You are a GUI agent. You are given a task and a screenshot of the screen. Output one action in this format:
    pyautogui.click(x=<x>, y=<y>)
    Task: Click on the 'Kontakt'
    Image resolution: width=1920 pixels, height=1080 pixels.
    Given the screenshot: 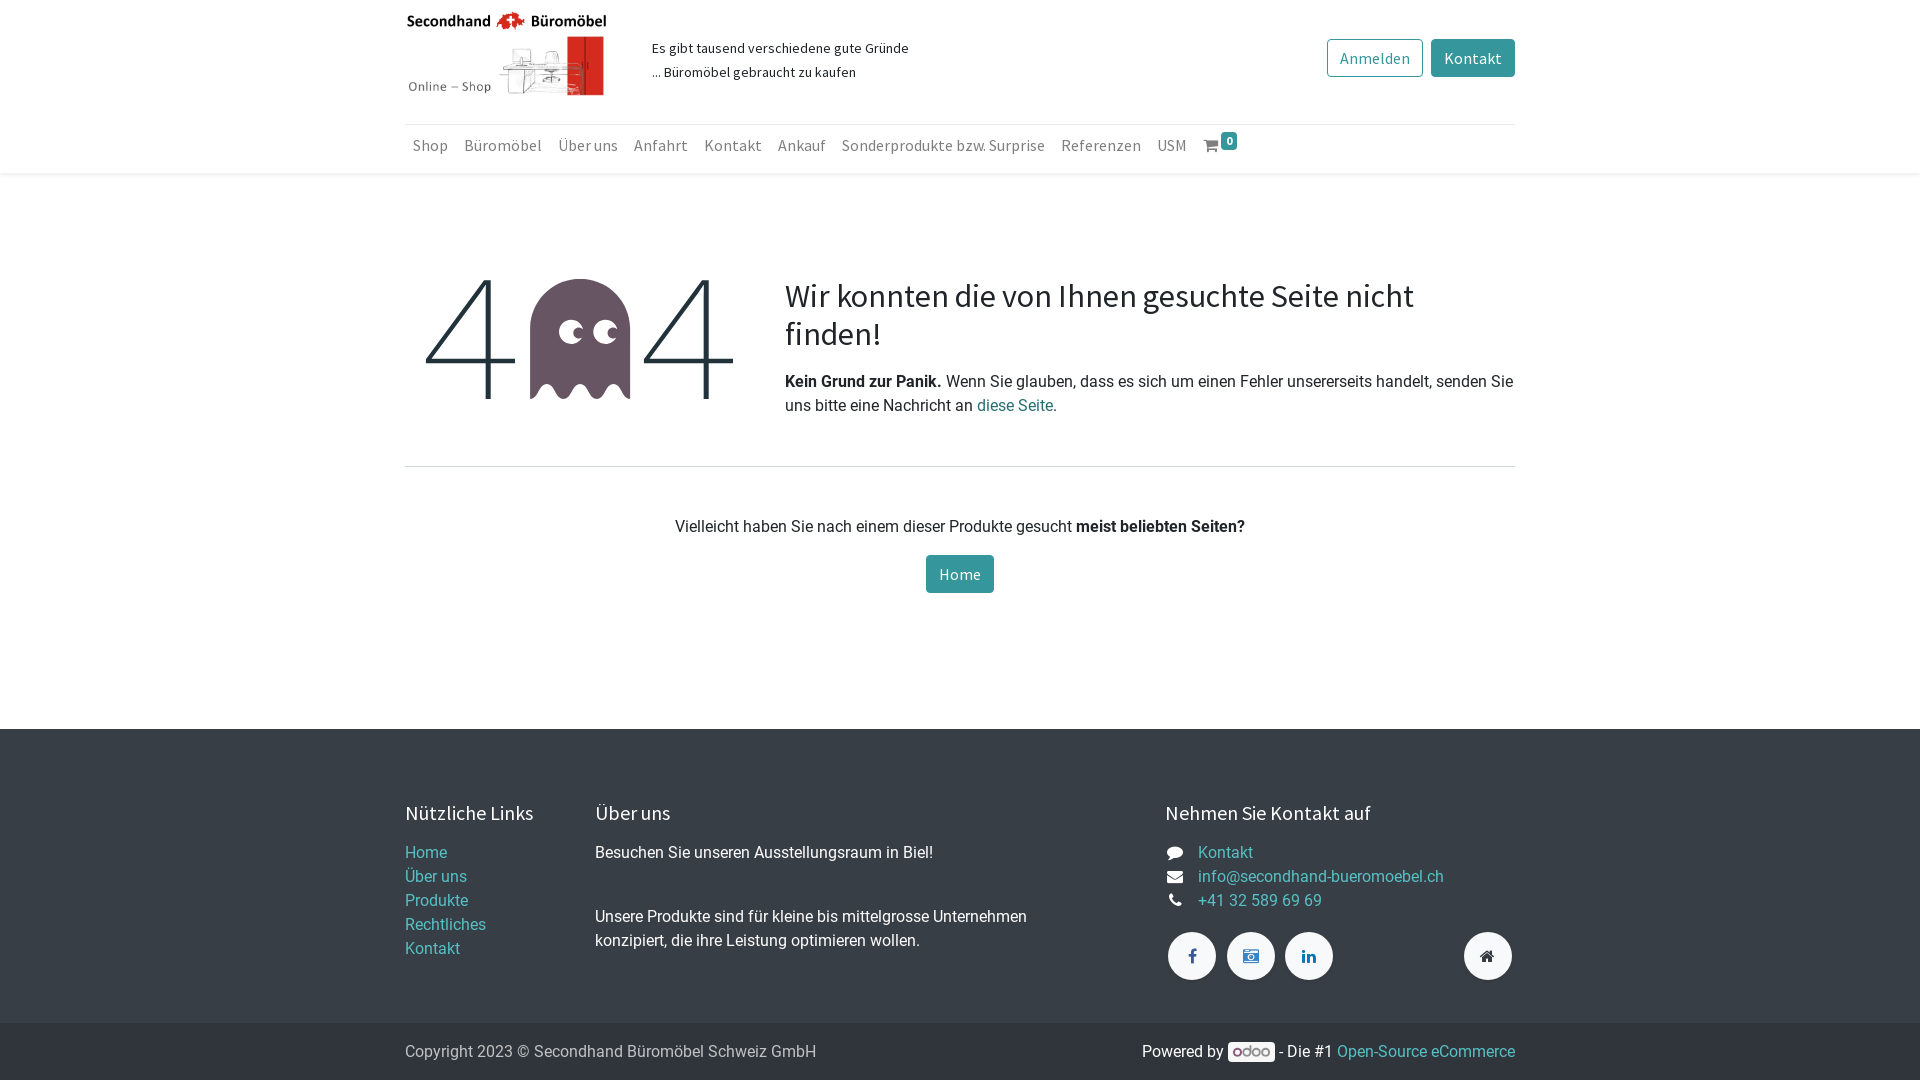 What is the action you would take?
    pyautogui.click(x=431, y=947)
    